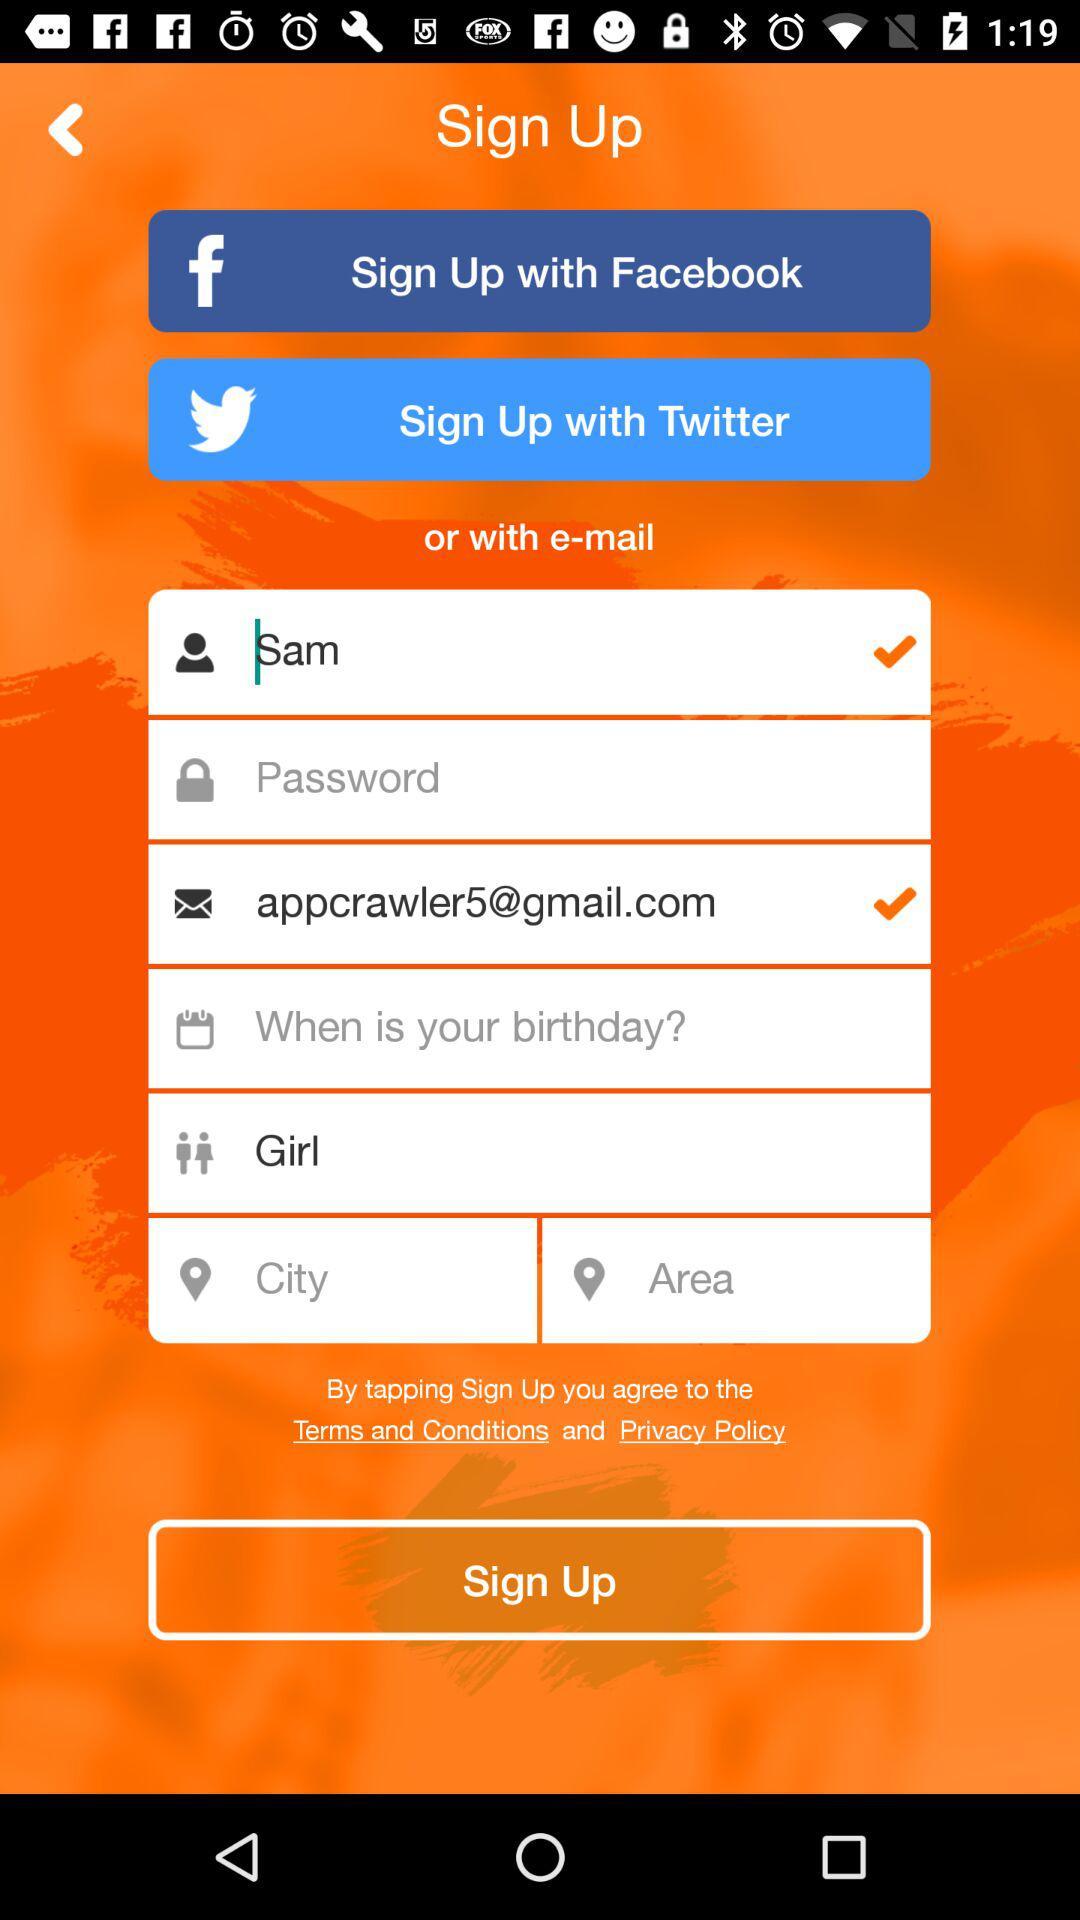 This screenshot has height=1920, width=1080. What do you see at coordinates (65, 128) in the screenshot?
I see `go back` at bounding box center [65, 128].